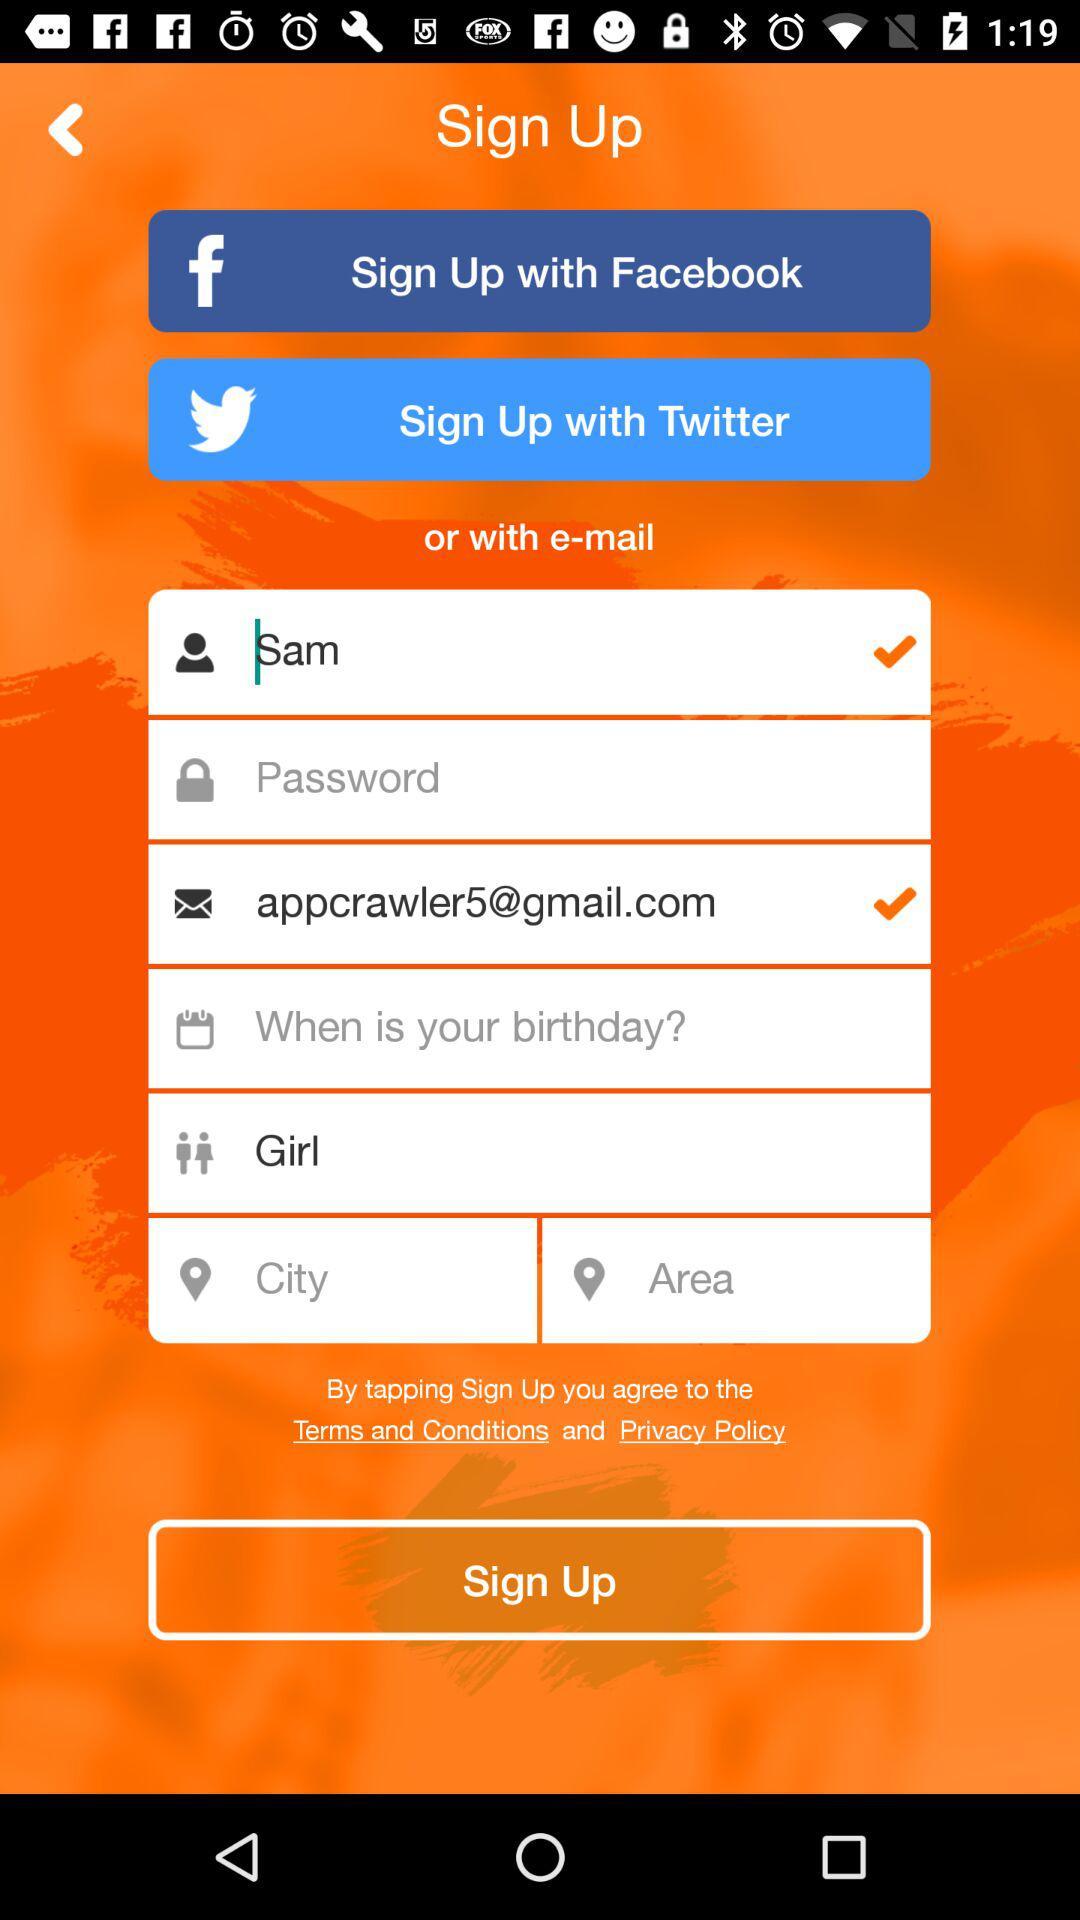 This screenshot has height=1920, width=1080. What do you see at coordinates (65, 128) in the screenshot?
I see `go back` at bounding box center [65, 128].